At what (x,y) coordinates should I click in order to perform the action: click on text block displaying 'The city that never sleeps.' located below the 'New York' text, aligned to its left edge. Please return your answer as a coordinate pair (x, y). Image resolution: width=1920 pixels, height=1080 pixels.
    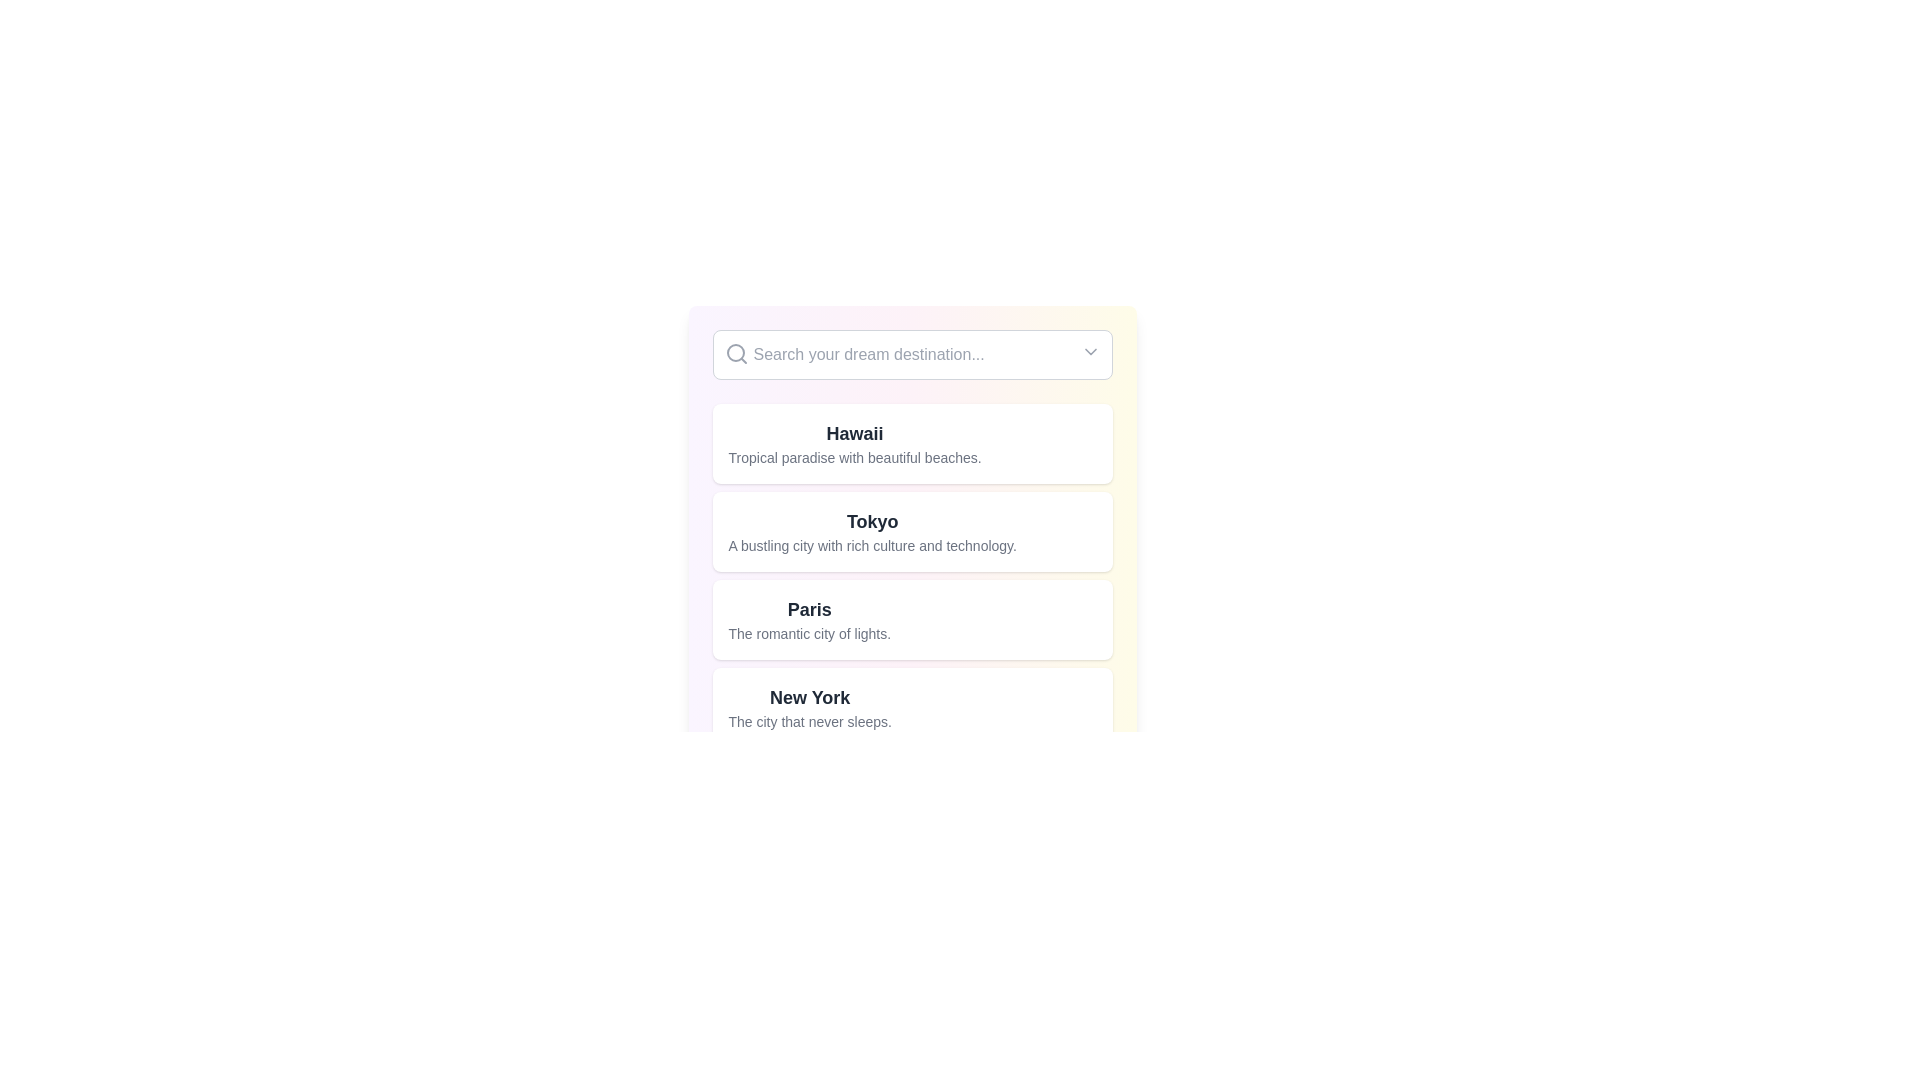
    Looking at the image, I should click on (810, 721).